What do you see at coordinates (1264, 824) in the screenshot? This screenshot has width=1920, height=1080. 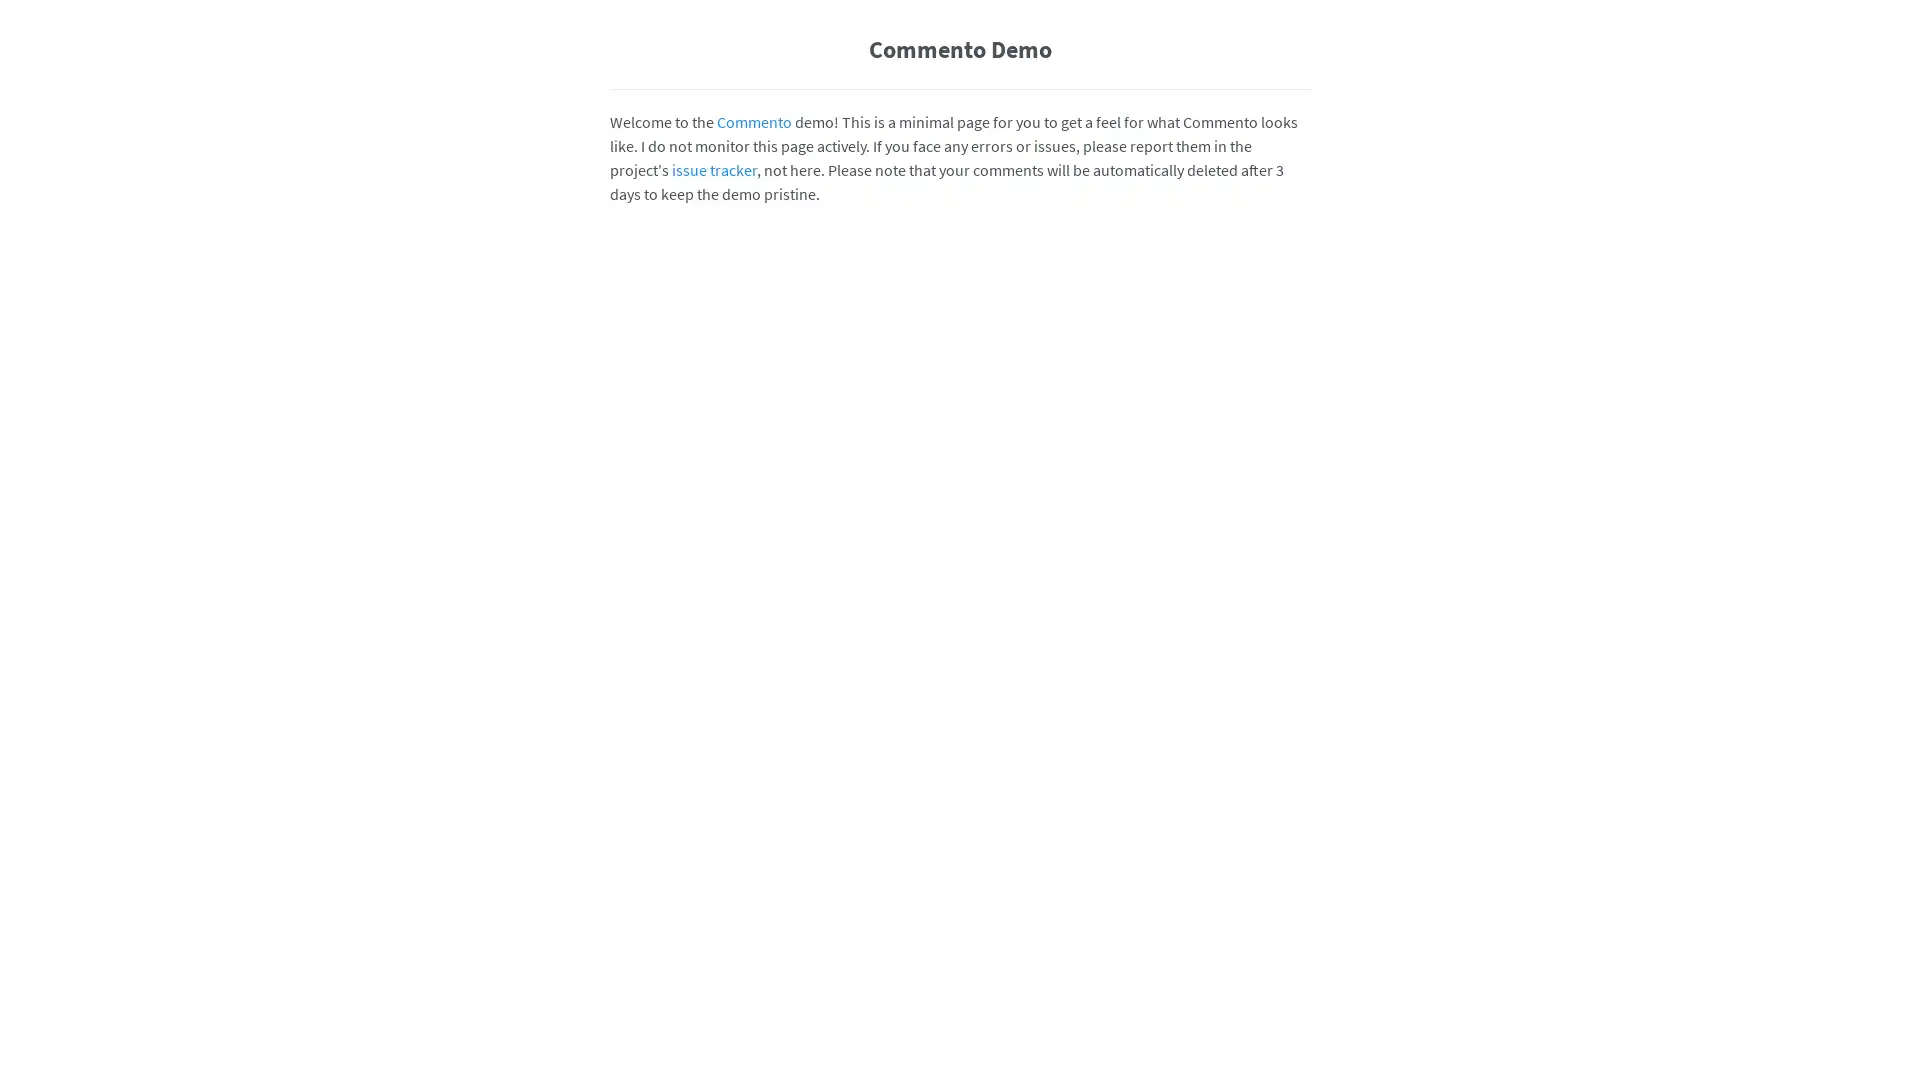 I see `Downvote` at bounding box center [1264, 824].